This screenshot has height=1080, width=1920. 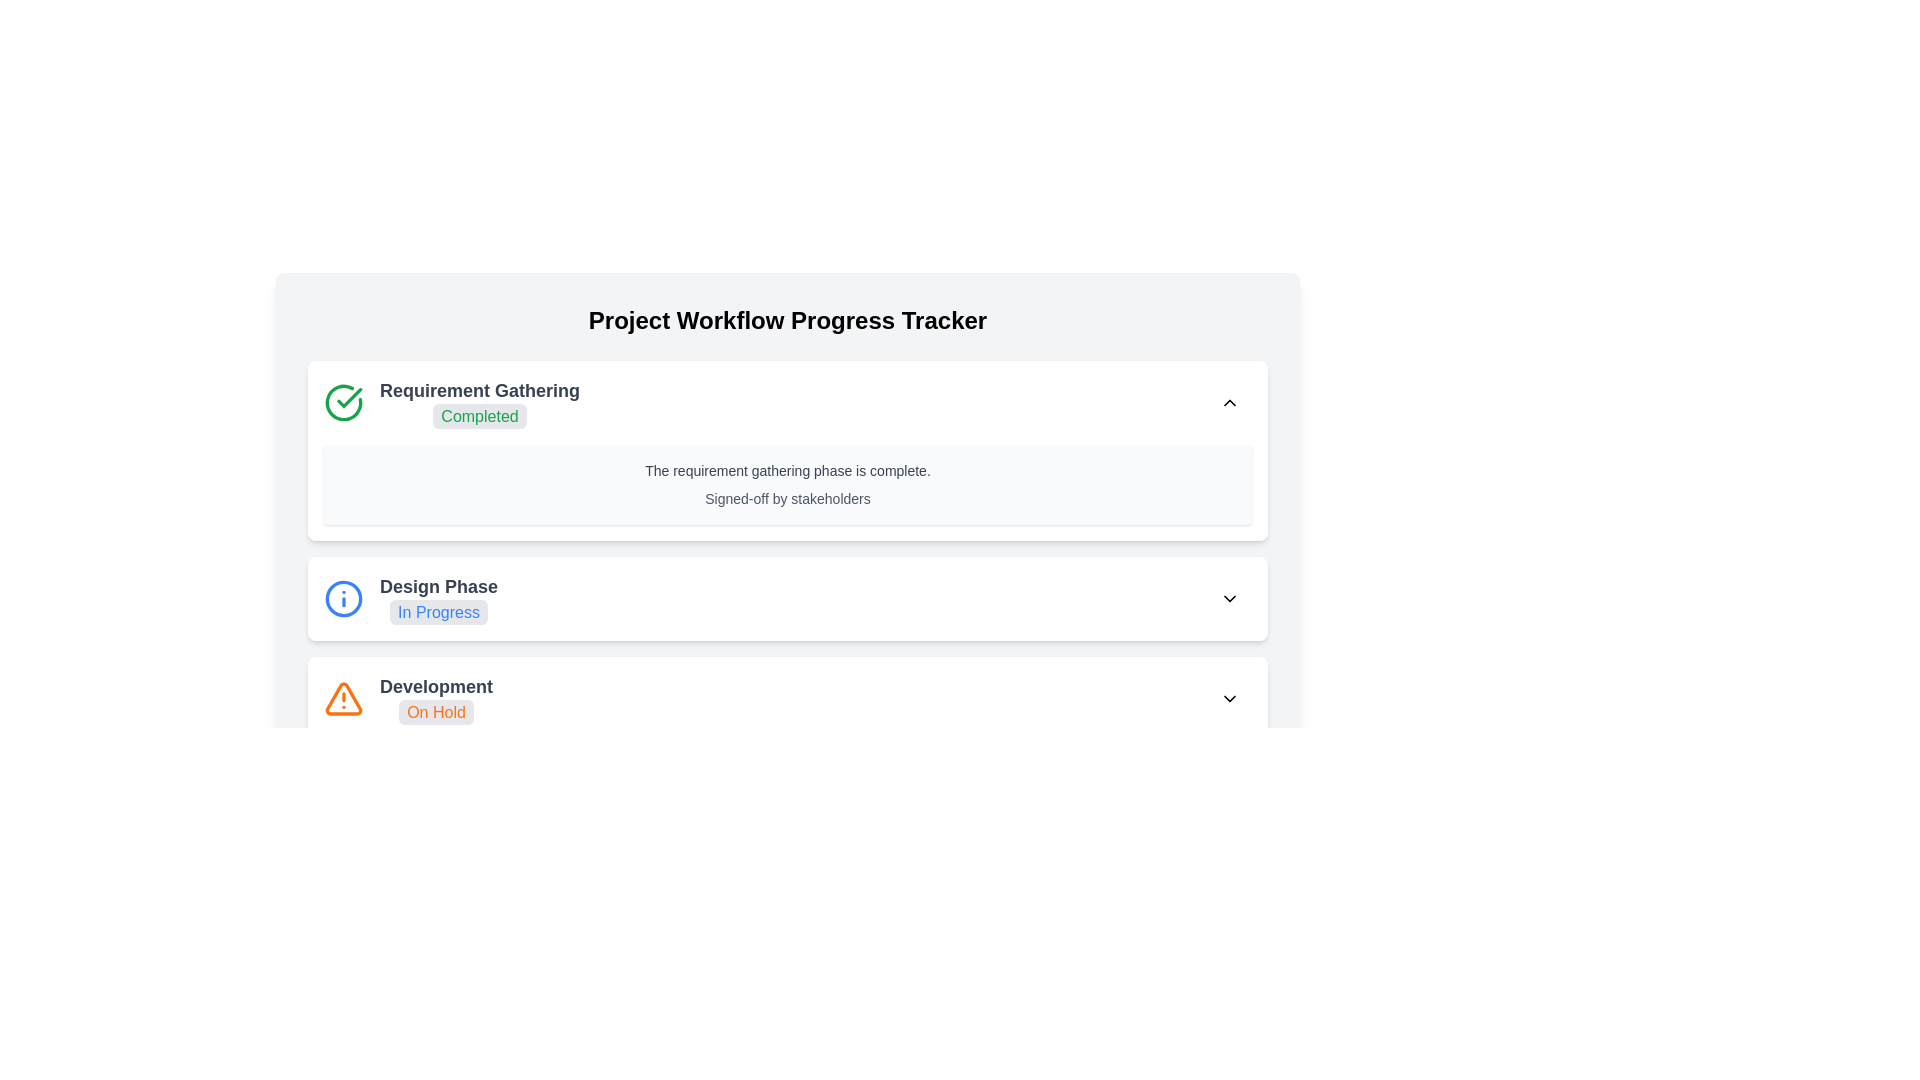 What do you see at coordinates (786, 470) in the screenshot?
I see `text displayed in the label that says 'The requirement gathering phase is complete.' which is positioned above the text 'Signed-off by stakeholders' within the 'Requirement Gathering' section` at bounding box center [786, 470].